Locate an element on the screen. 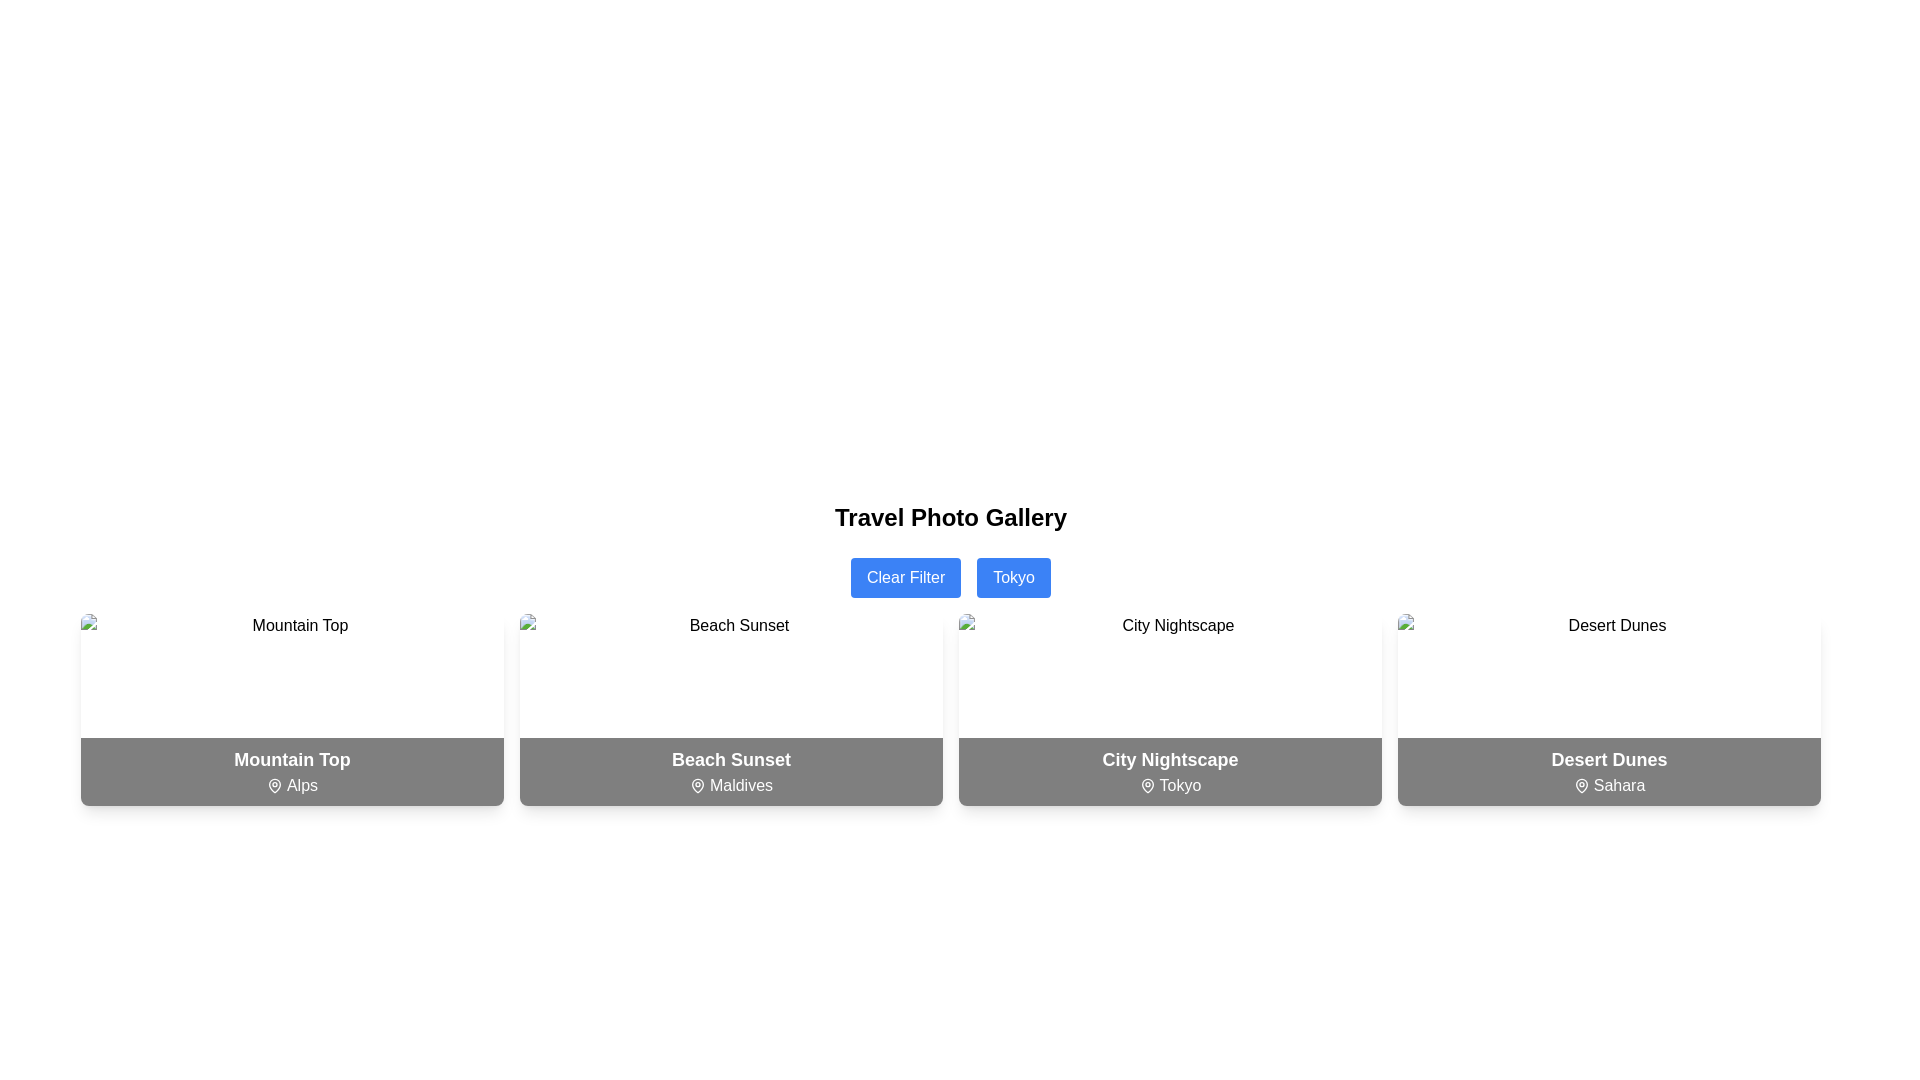 The height and width of the screenshot is (1080, 1920). the 'Tokyo' filter button, which is the second button in a group of two is located at coordinates (1014, 578).